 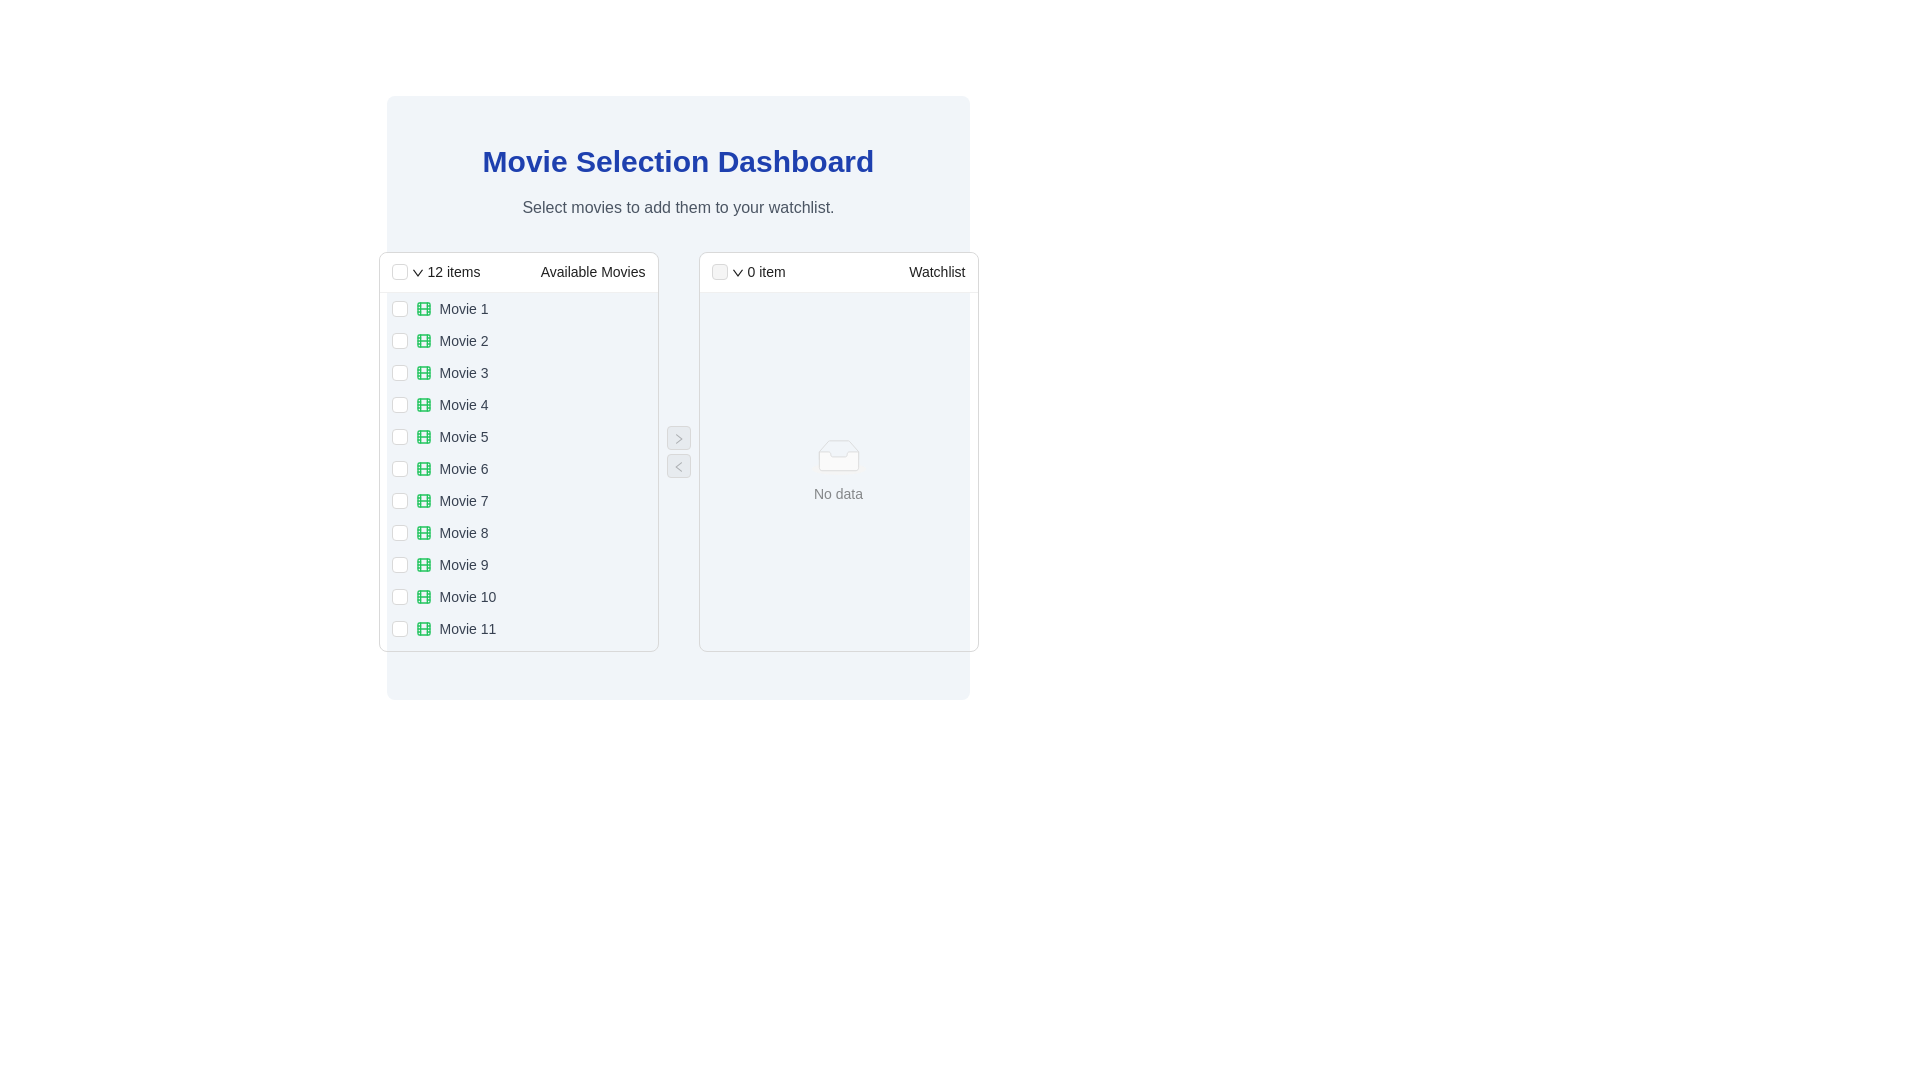 I want to click on the checkbox of the fifth list item in the 'Available Movies' panel, so click(x=518, y=435).